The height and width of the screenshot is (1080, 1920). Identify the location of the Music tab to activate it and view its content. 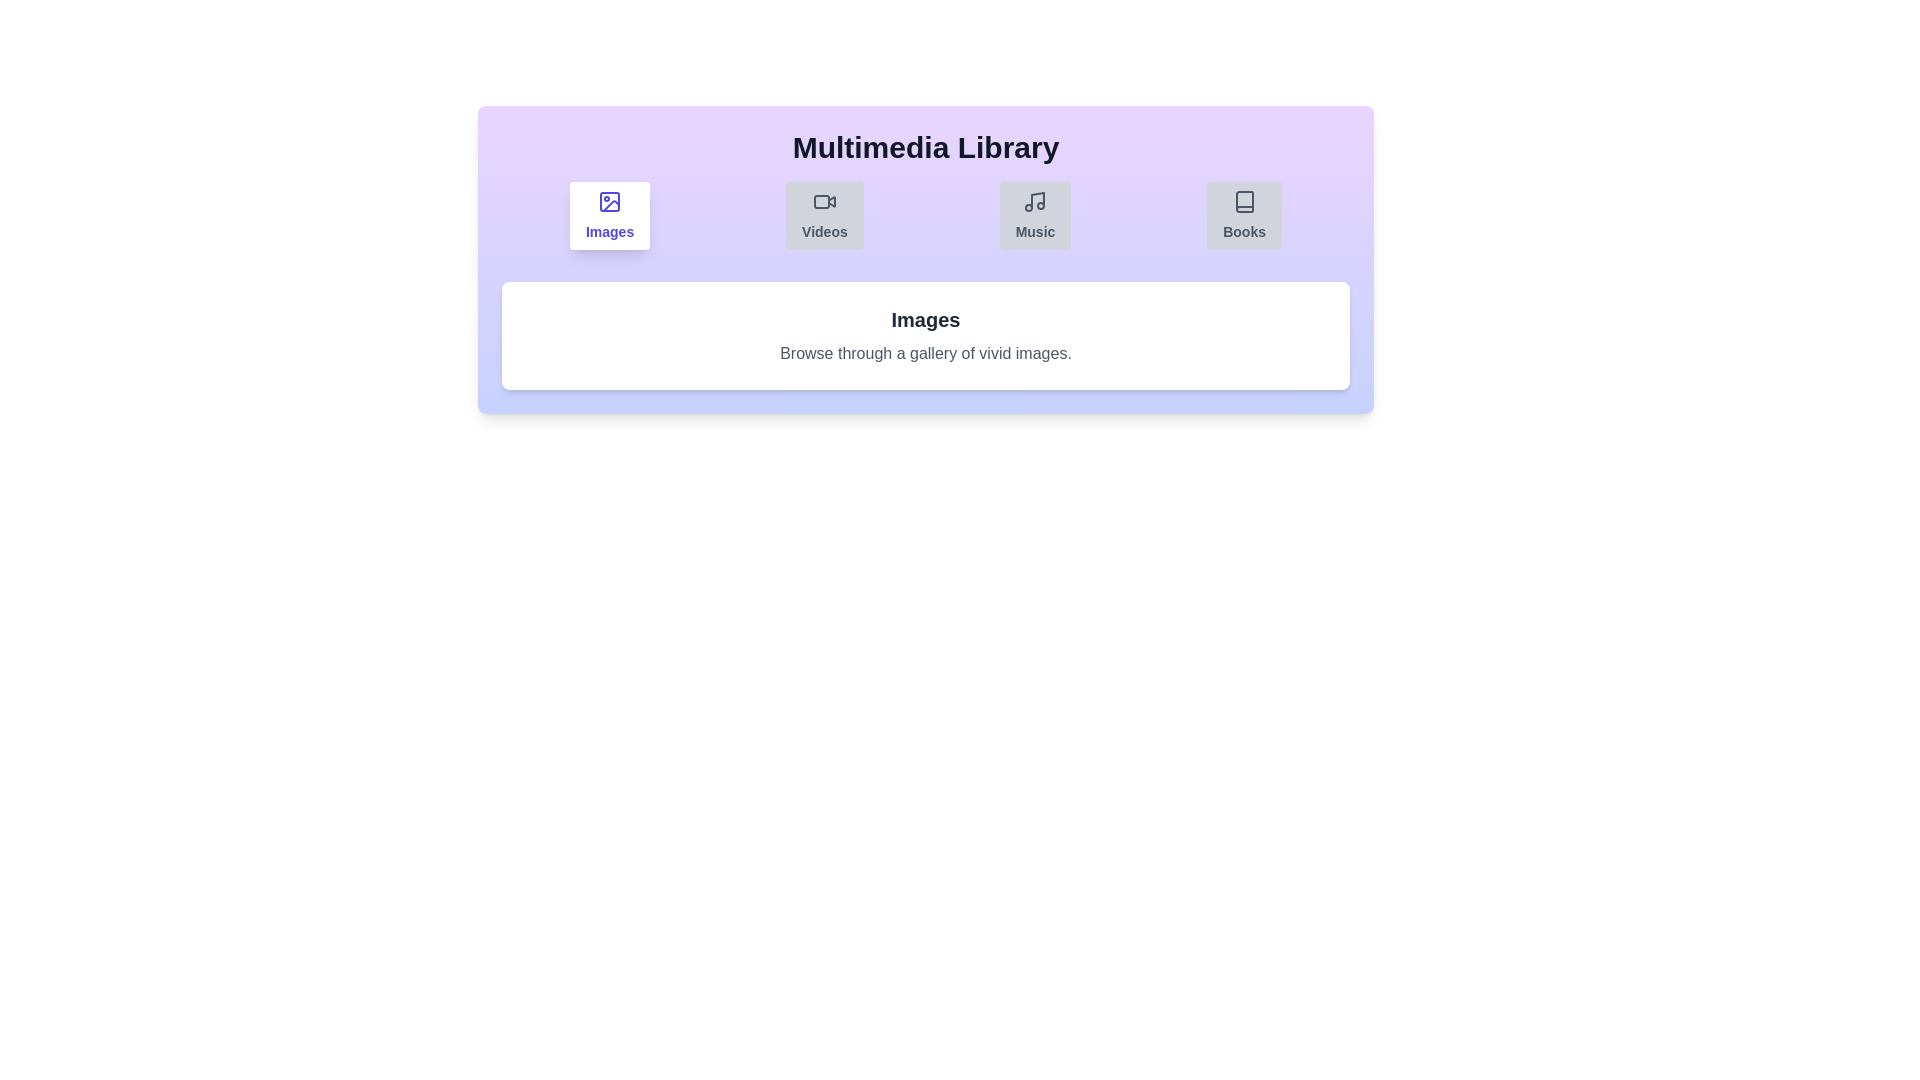
(1035, 216).